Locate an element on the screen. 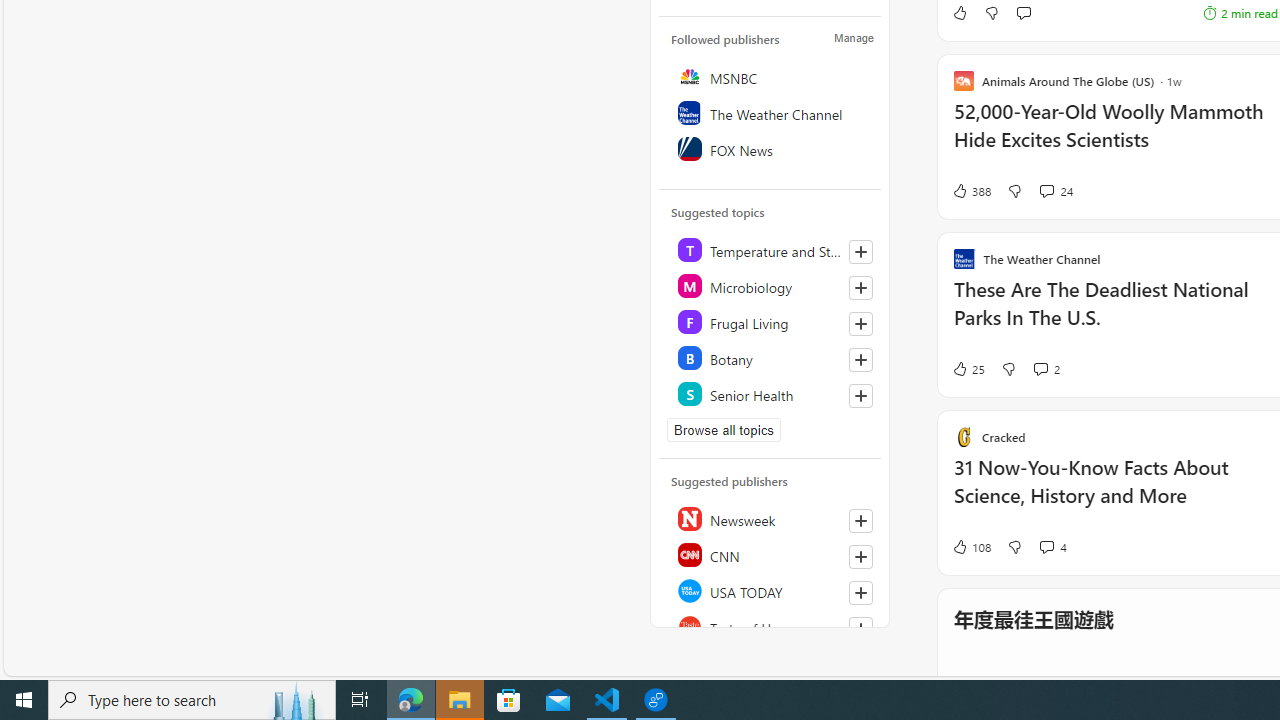 The image size is (1280, 720). 'Browse all topics' is located at coordinates (723, 429).